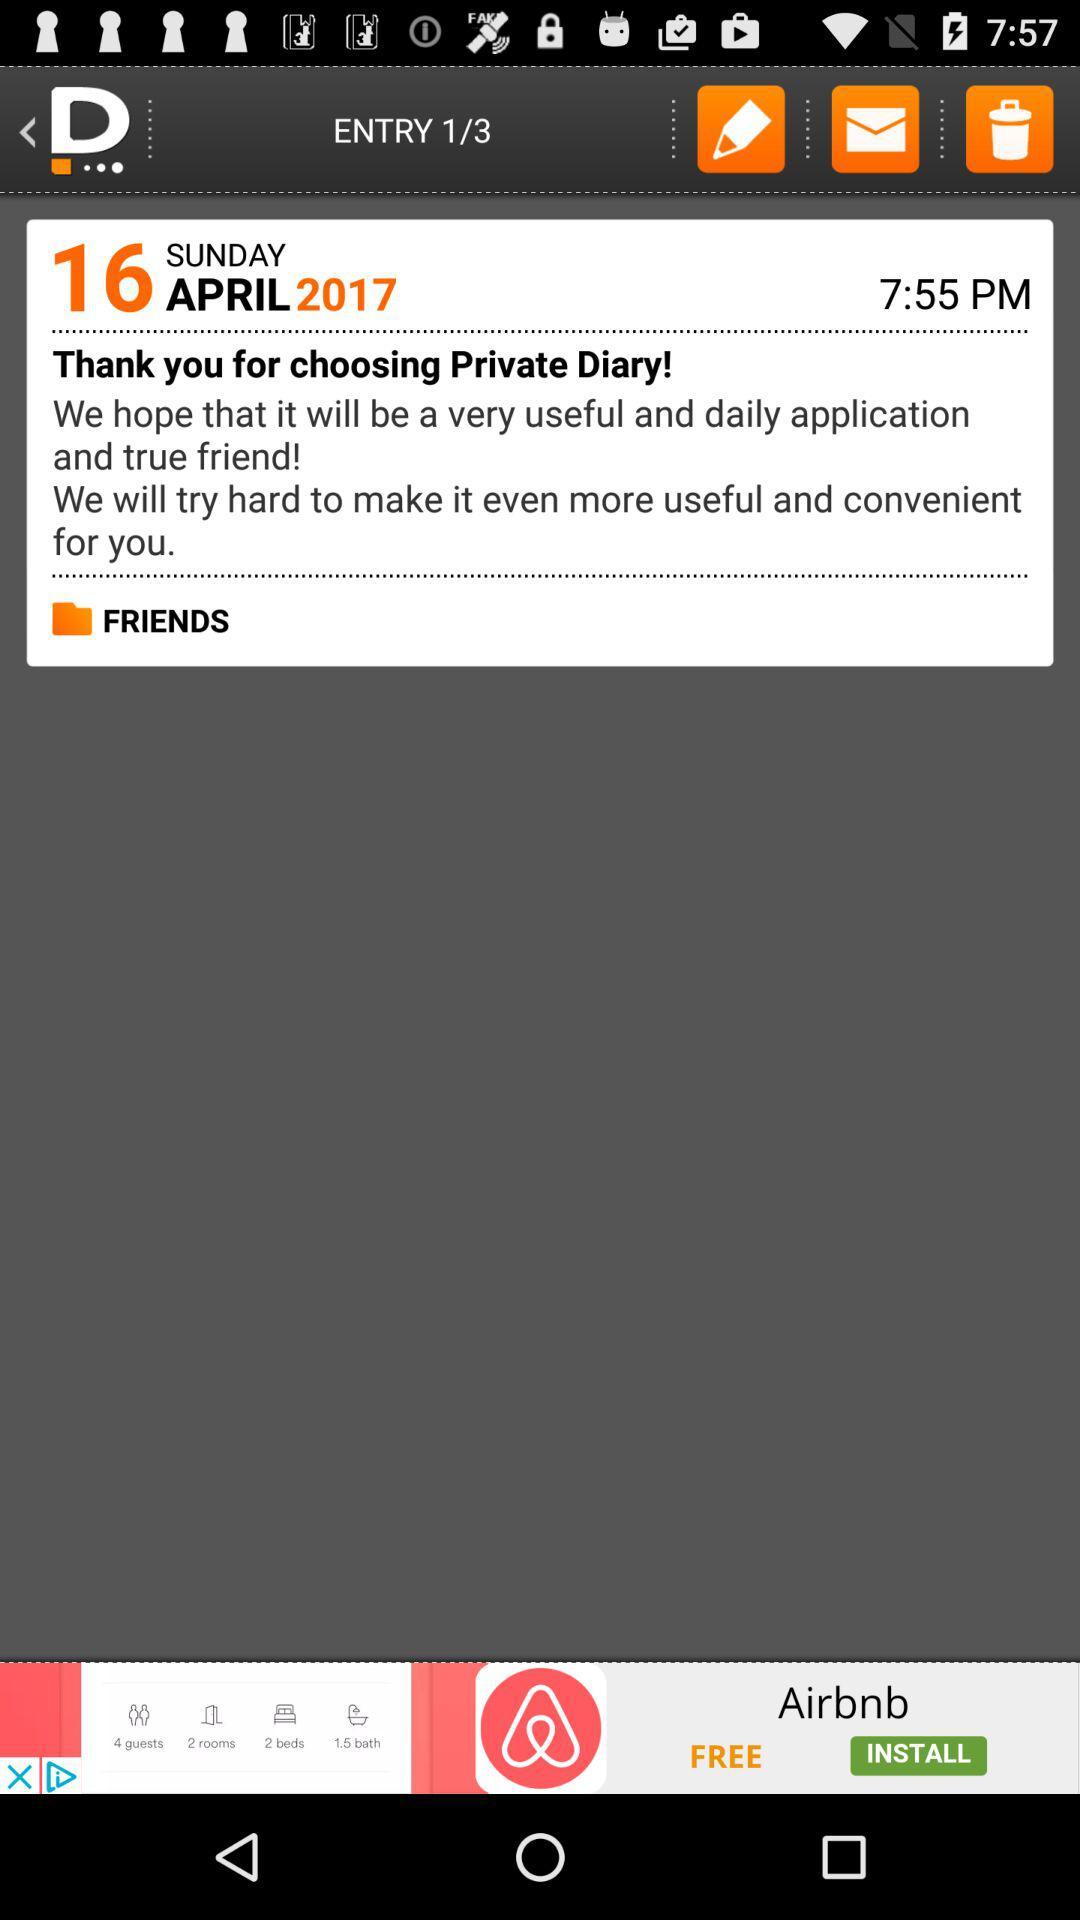 The height and width of the screenshot is (1920, 1080). I want to click on the email icon, so click(874, 137).